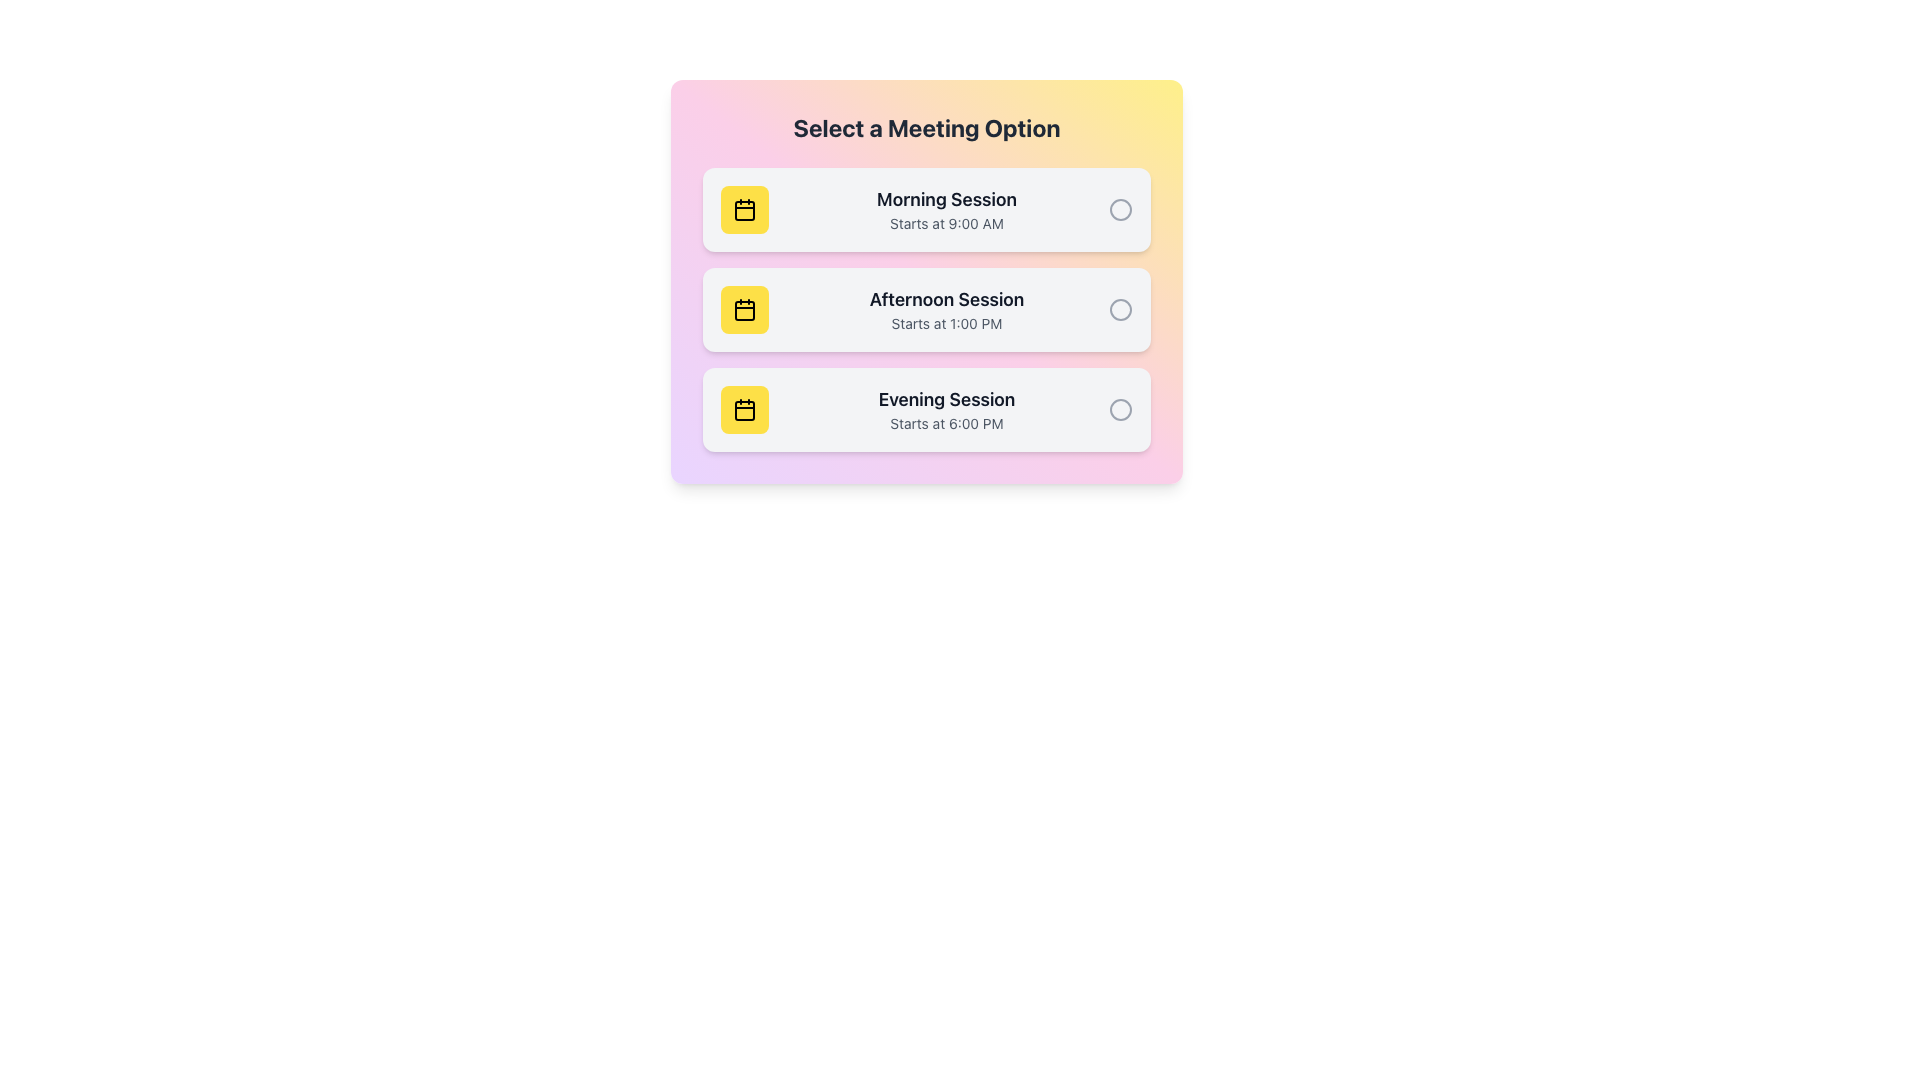 The height and width of the screenshot is (1080, 1920). Describe the element at coordinates (925, 309) in the screenshot. I see `the radio button group` at that location.